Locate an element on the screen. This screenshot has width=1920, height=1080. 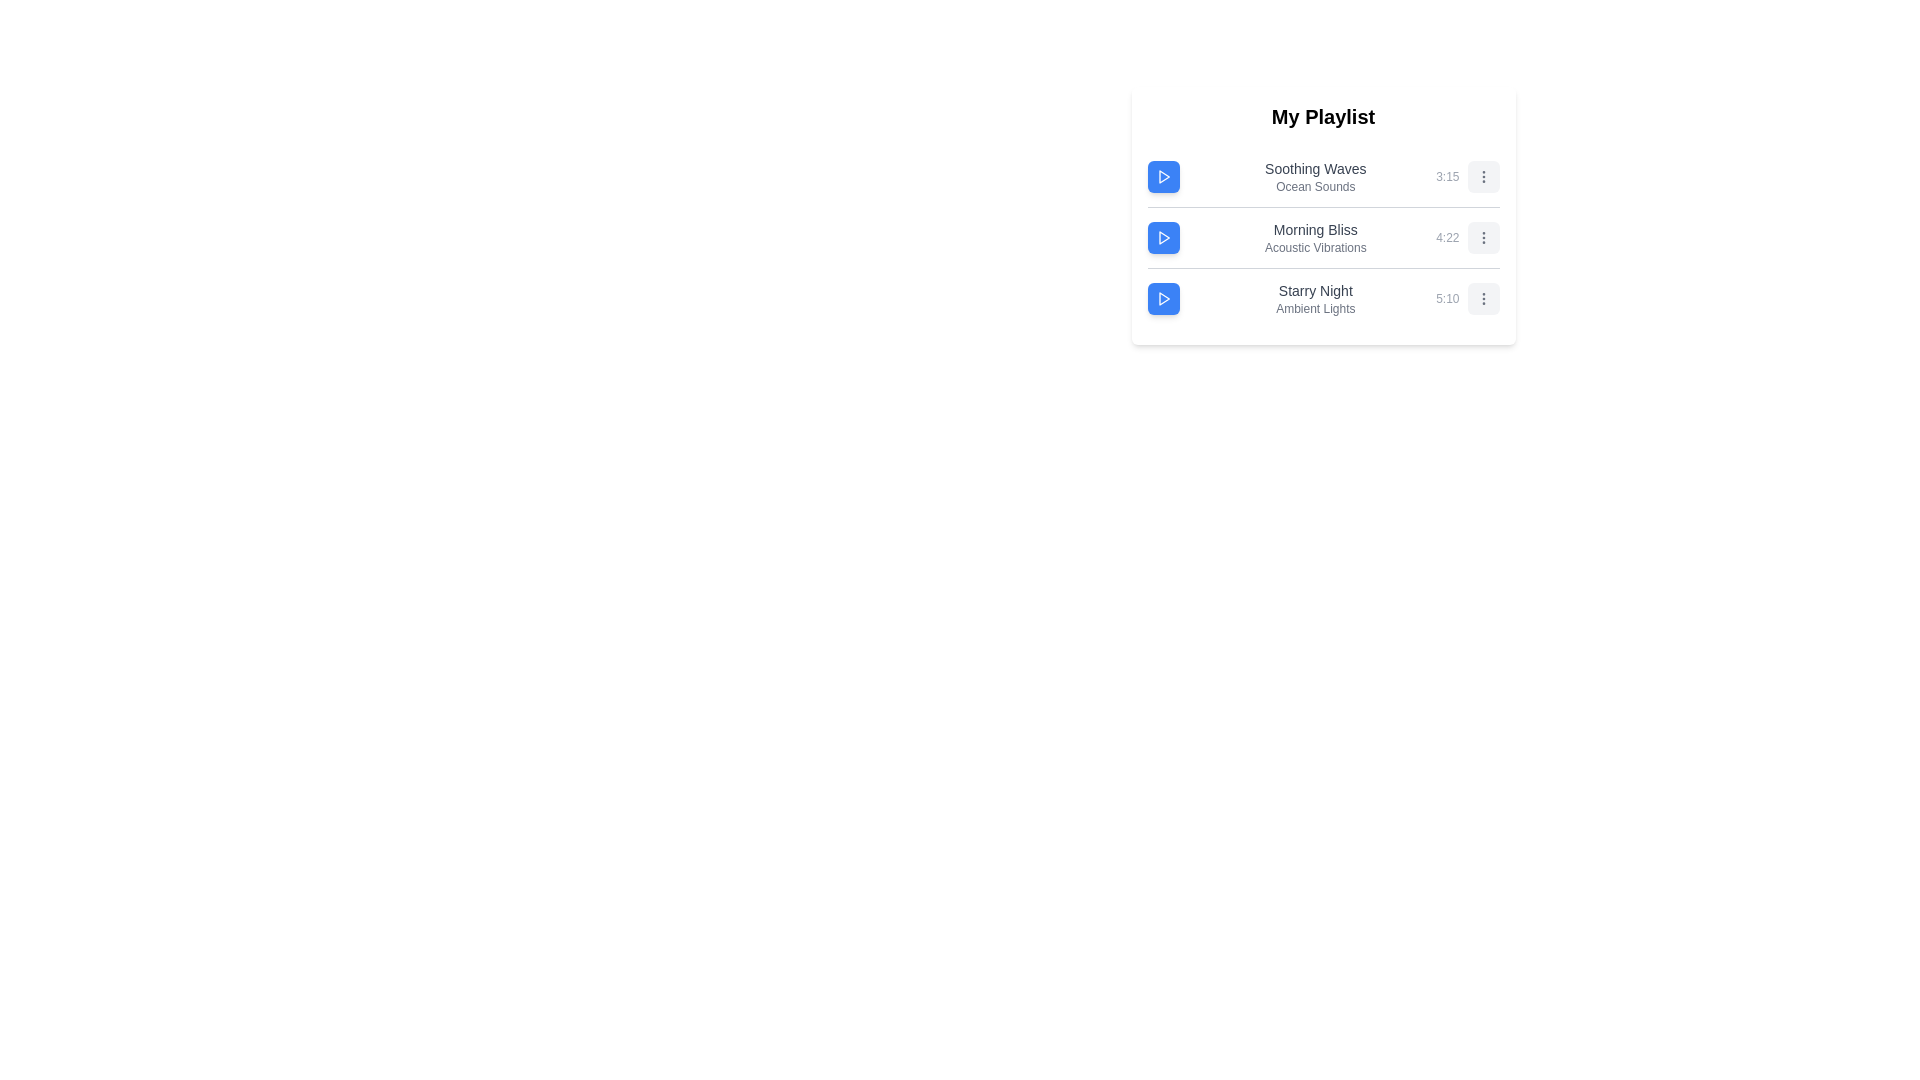
the text label 'Acoustic Vibrations' located beneath the title 'Morning Bliss' in the playlist entry is located at coordinates (1315, 246).